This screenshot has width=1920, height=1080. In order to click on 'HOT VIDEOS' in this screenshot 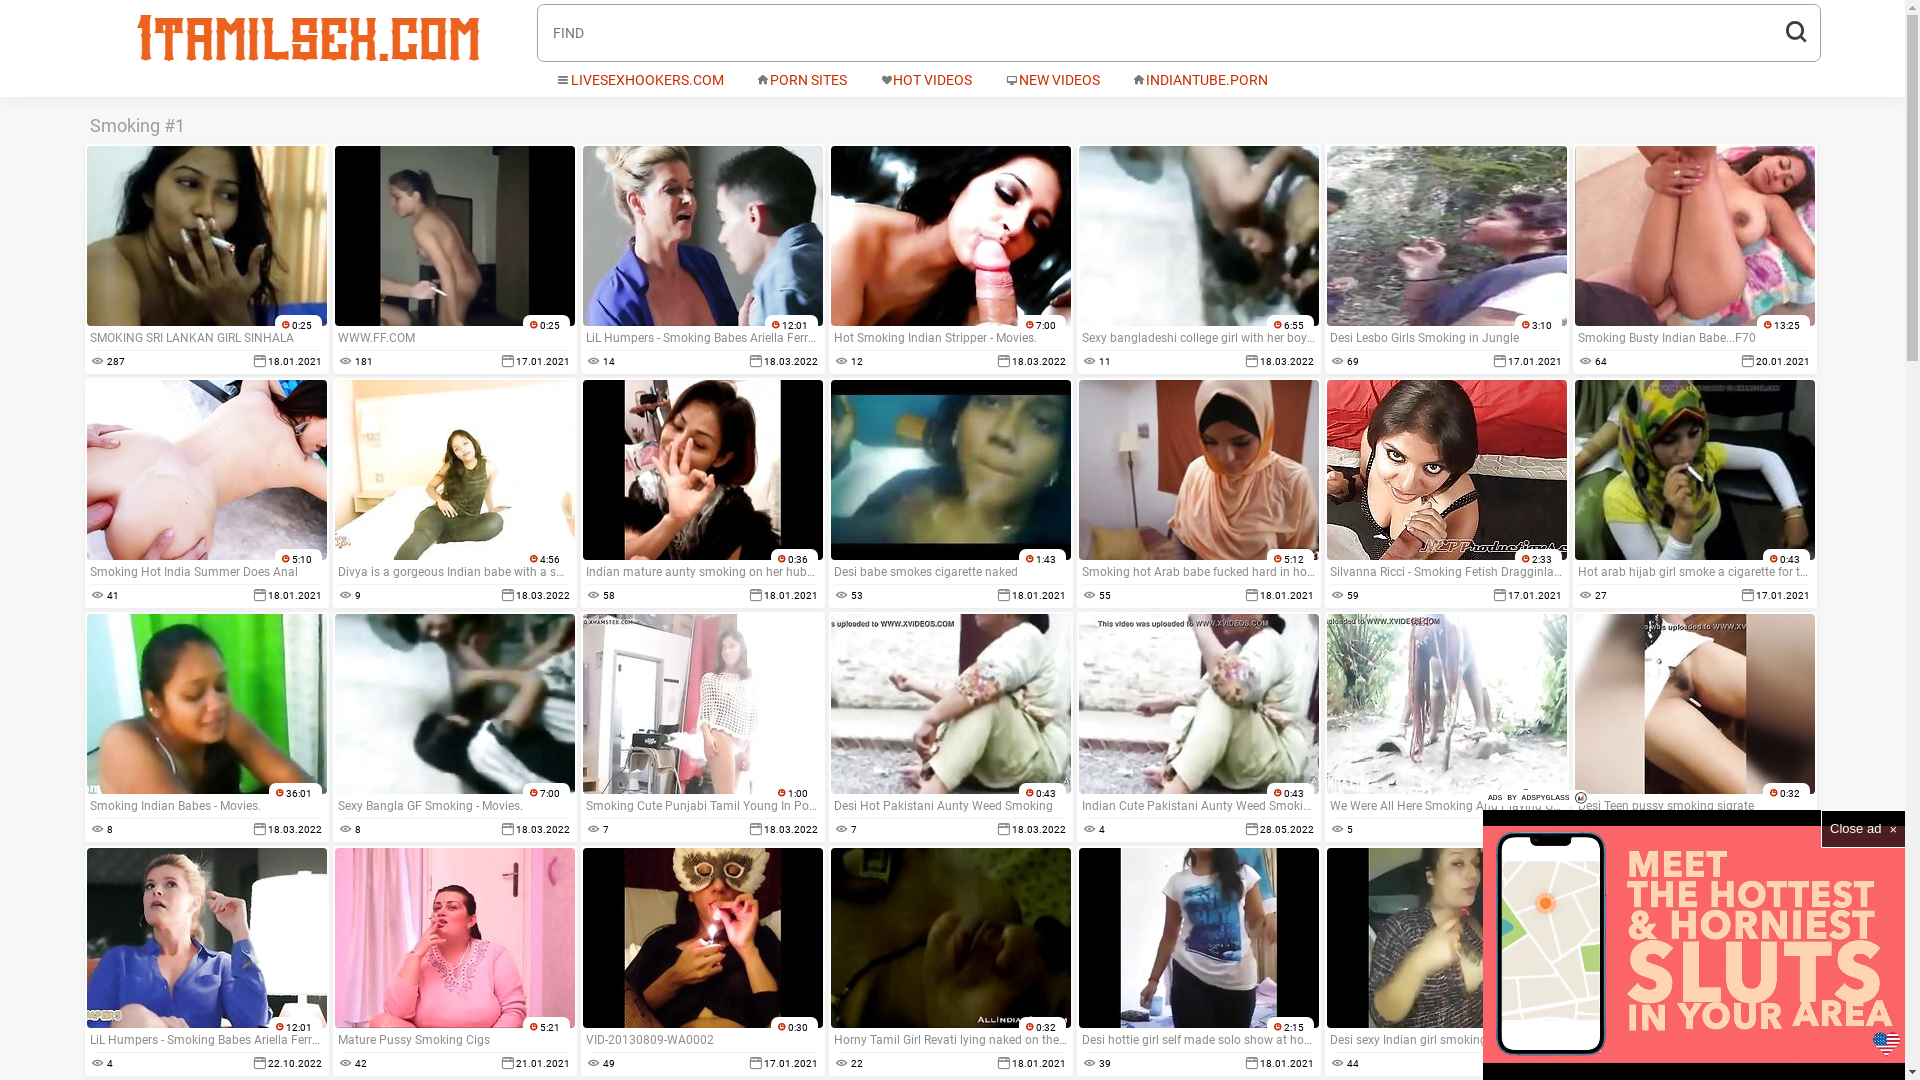, I will do `click(924, 80)`.